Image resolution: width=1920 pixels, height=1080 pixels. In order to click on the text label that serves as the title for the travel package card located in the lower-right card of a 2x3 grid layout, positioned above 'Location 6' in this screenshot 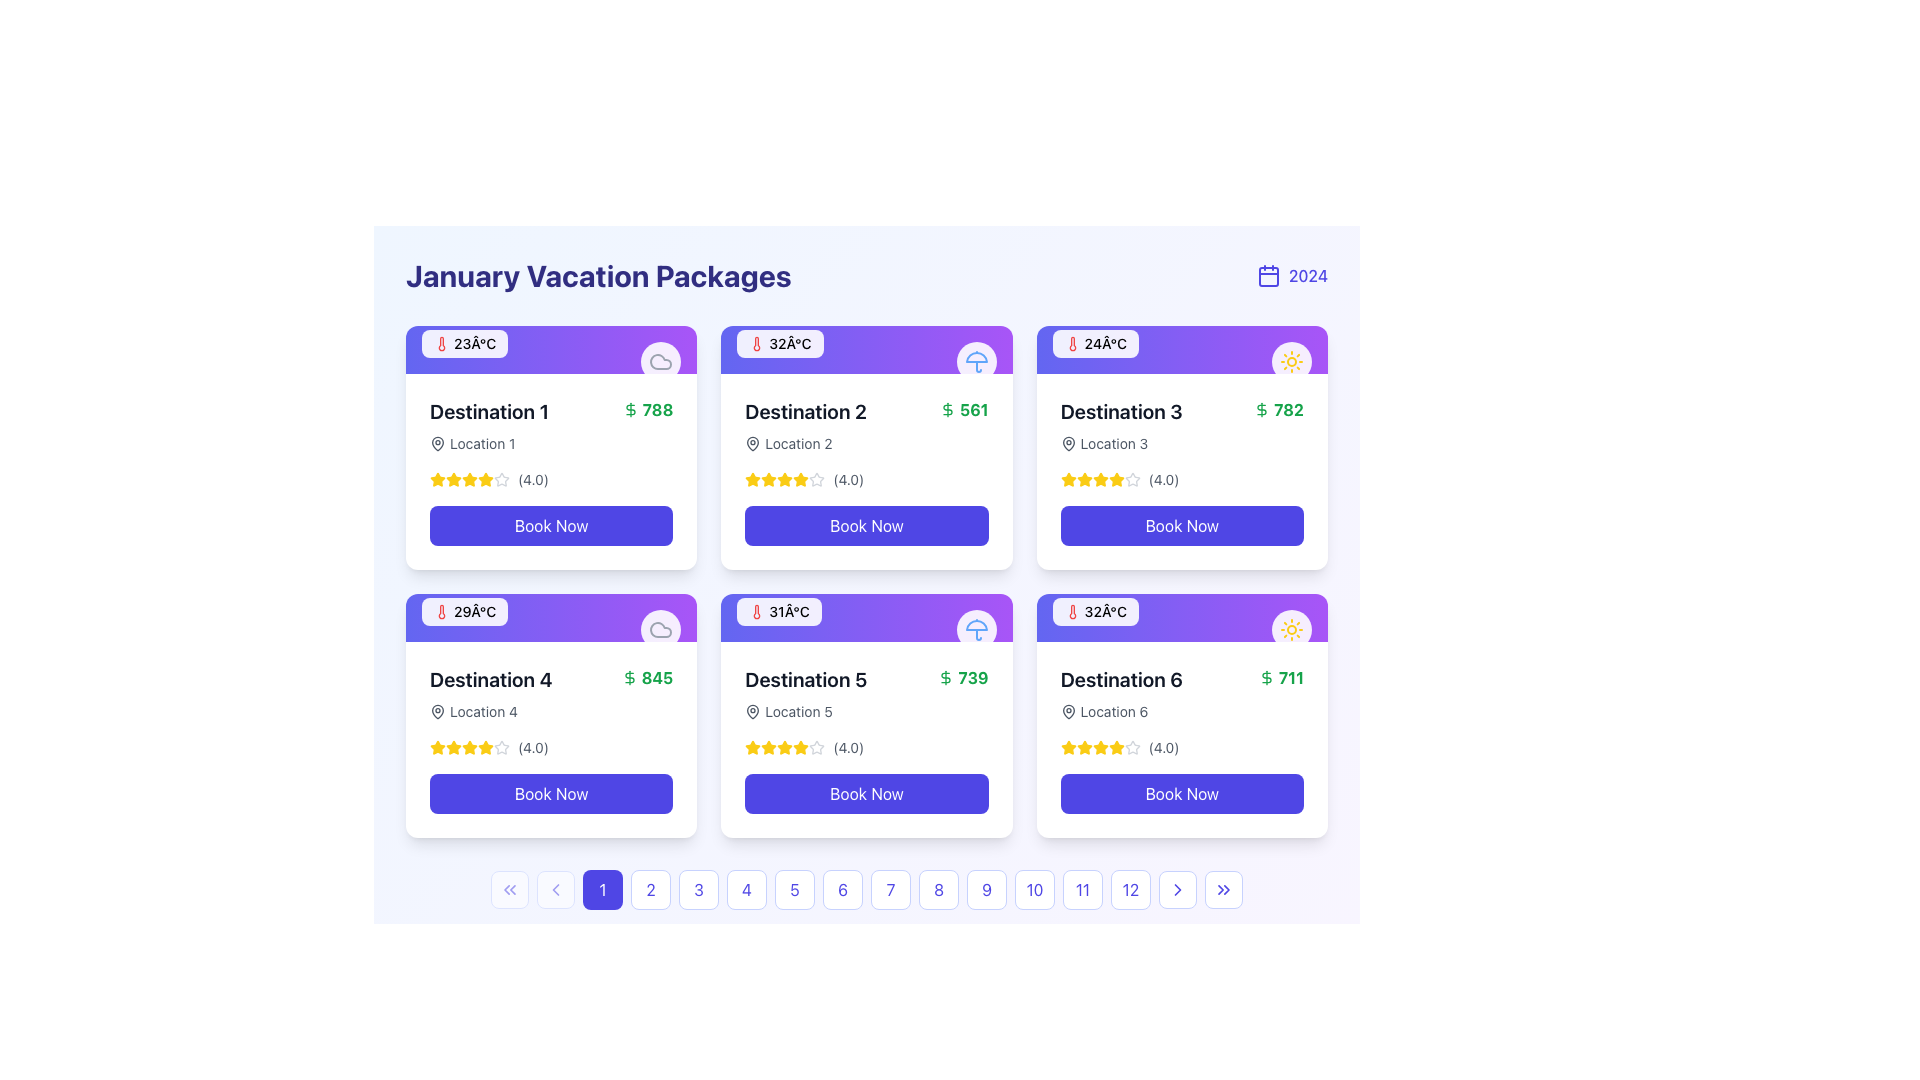, I will do `click(1121, 678)`.